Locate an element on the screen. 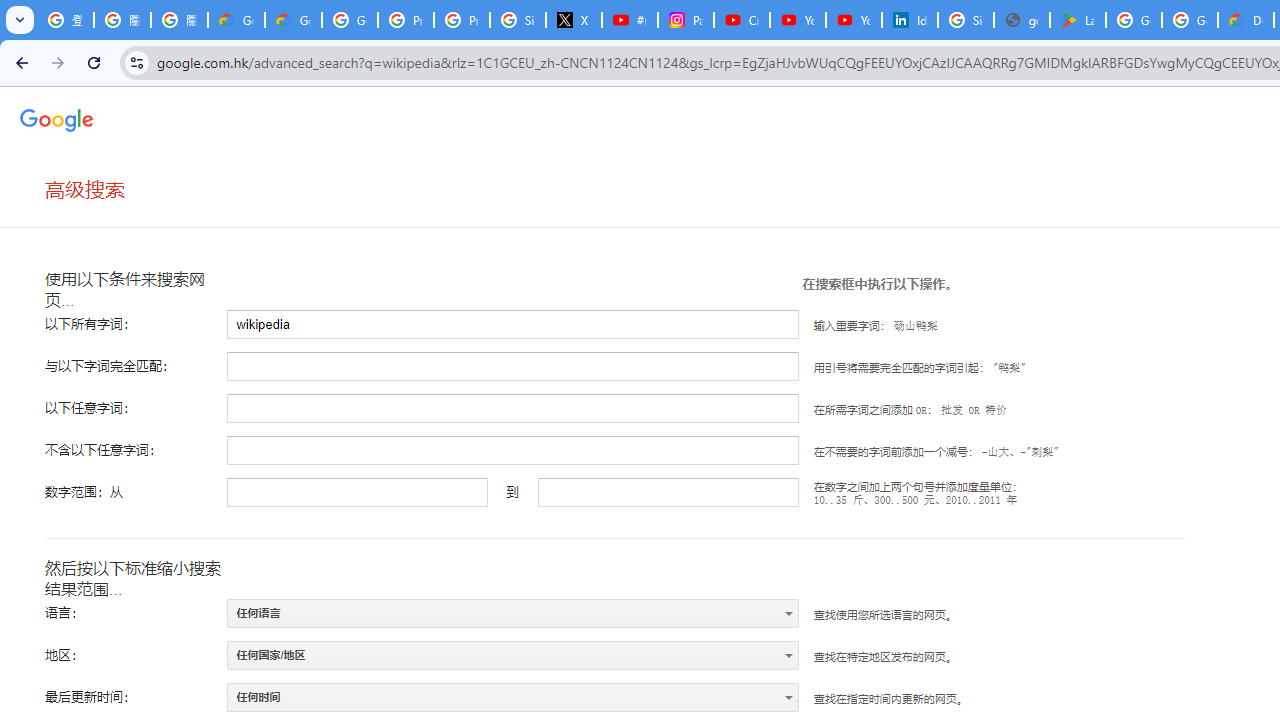  'YouTube Culture & Trends - YouTube Top 10, 2021' is located at coordinates (853, 20).